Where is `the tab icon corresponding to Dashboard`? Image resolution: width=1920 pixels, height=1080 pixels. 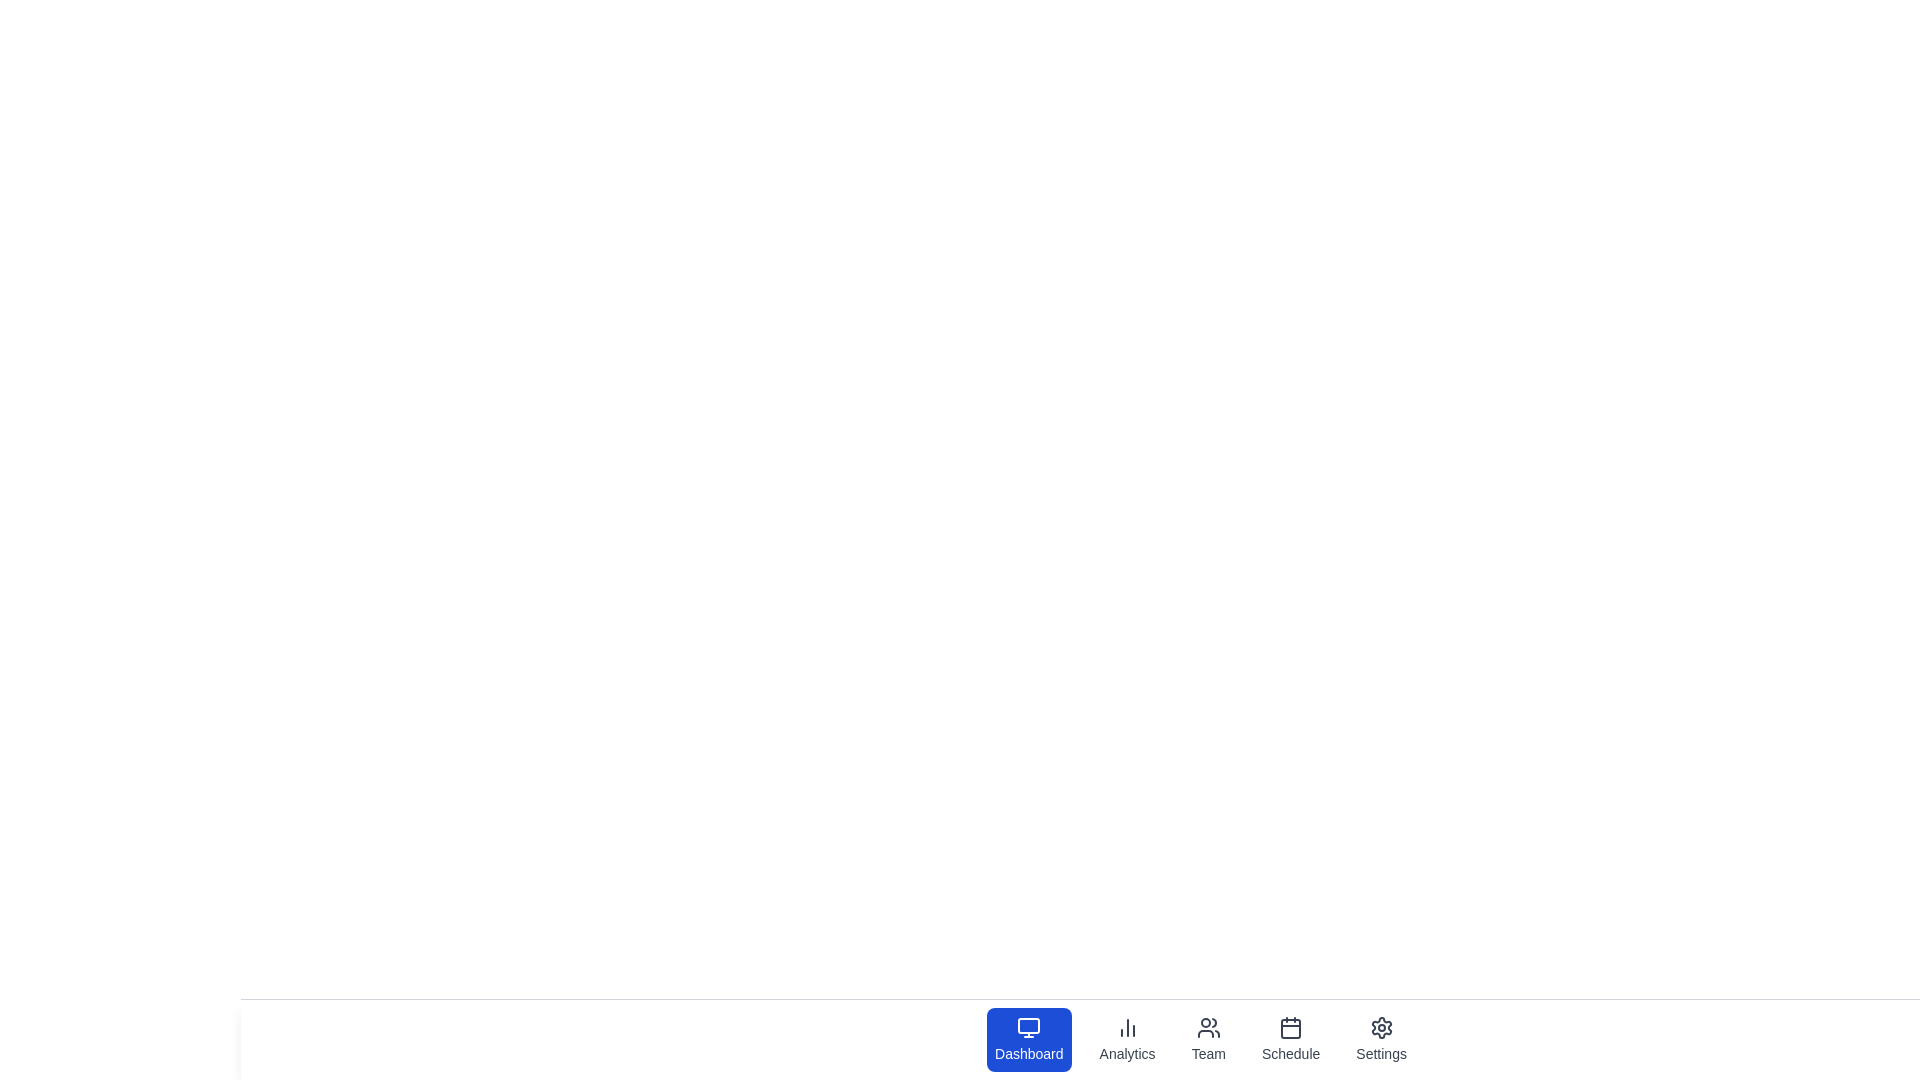 the tab icon corresponding to Dashboard is located at coordinates (1029, 1039).